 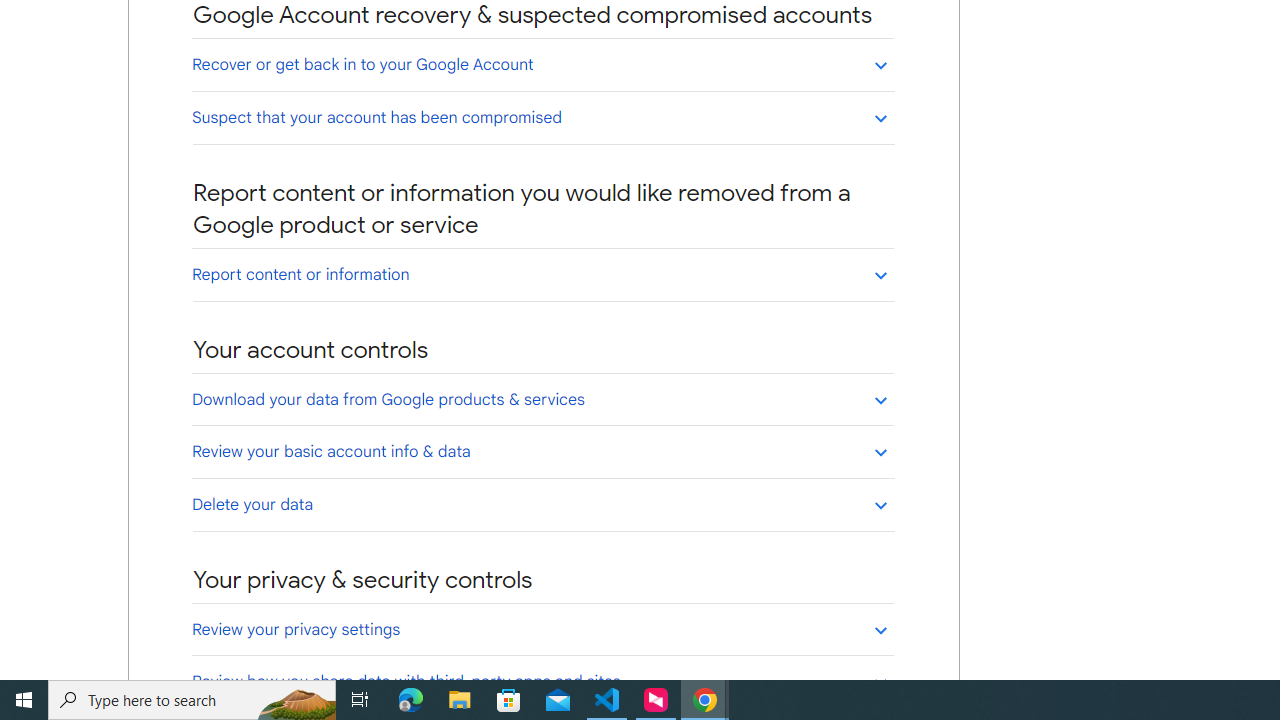 What do you see at coordinates (542, 117) in the screenshot?
I see `'Suspect that your account has been compromised'` at bounding box center [542, 117].